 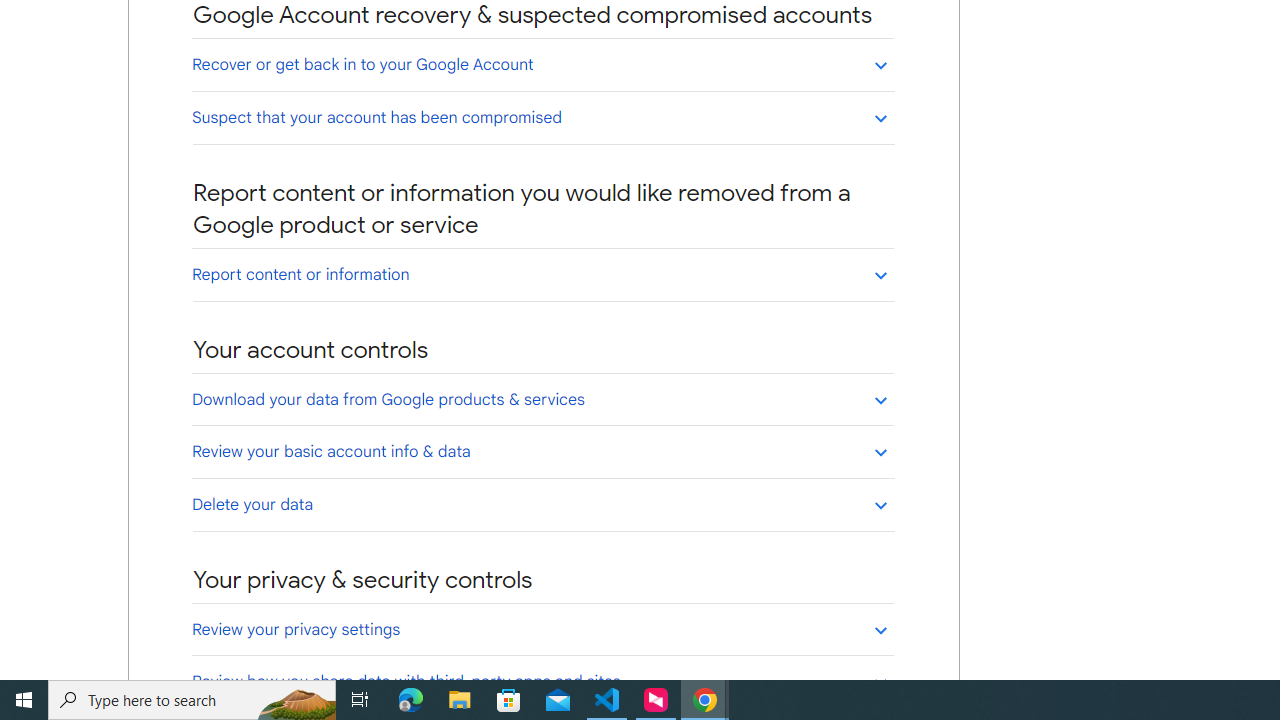 What do you see at coordinates (542, 117) in the screenshot?
I see `'Suspect that your account has been compromised'` at bounding box center [542, 117].